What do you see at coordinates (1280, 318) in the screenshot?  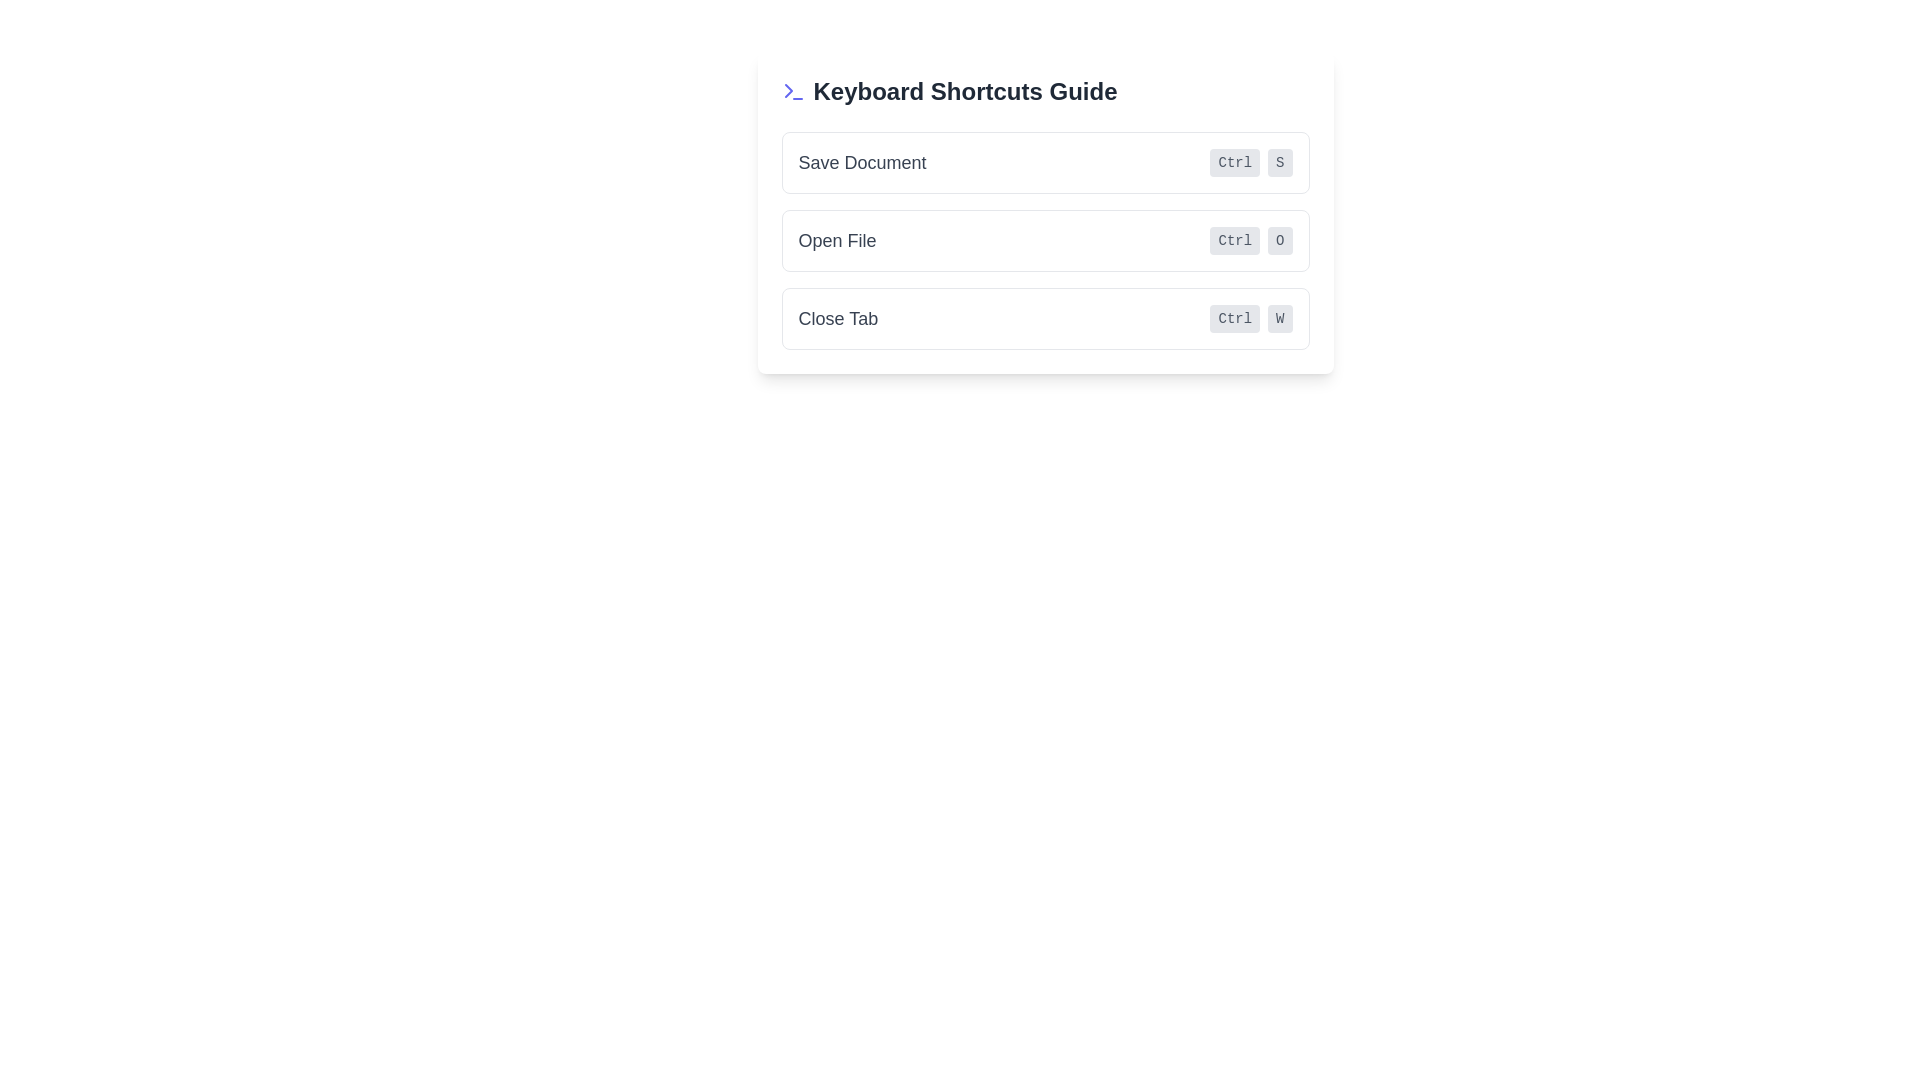 I see `the keyboard key element displaying the letter 'W', which is positioned to the right of the 'Ctrl' key within the 'Close Tab' row of keyboard shortcuts` at bounding box center [1280, 318].